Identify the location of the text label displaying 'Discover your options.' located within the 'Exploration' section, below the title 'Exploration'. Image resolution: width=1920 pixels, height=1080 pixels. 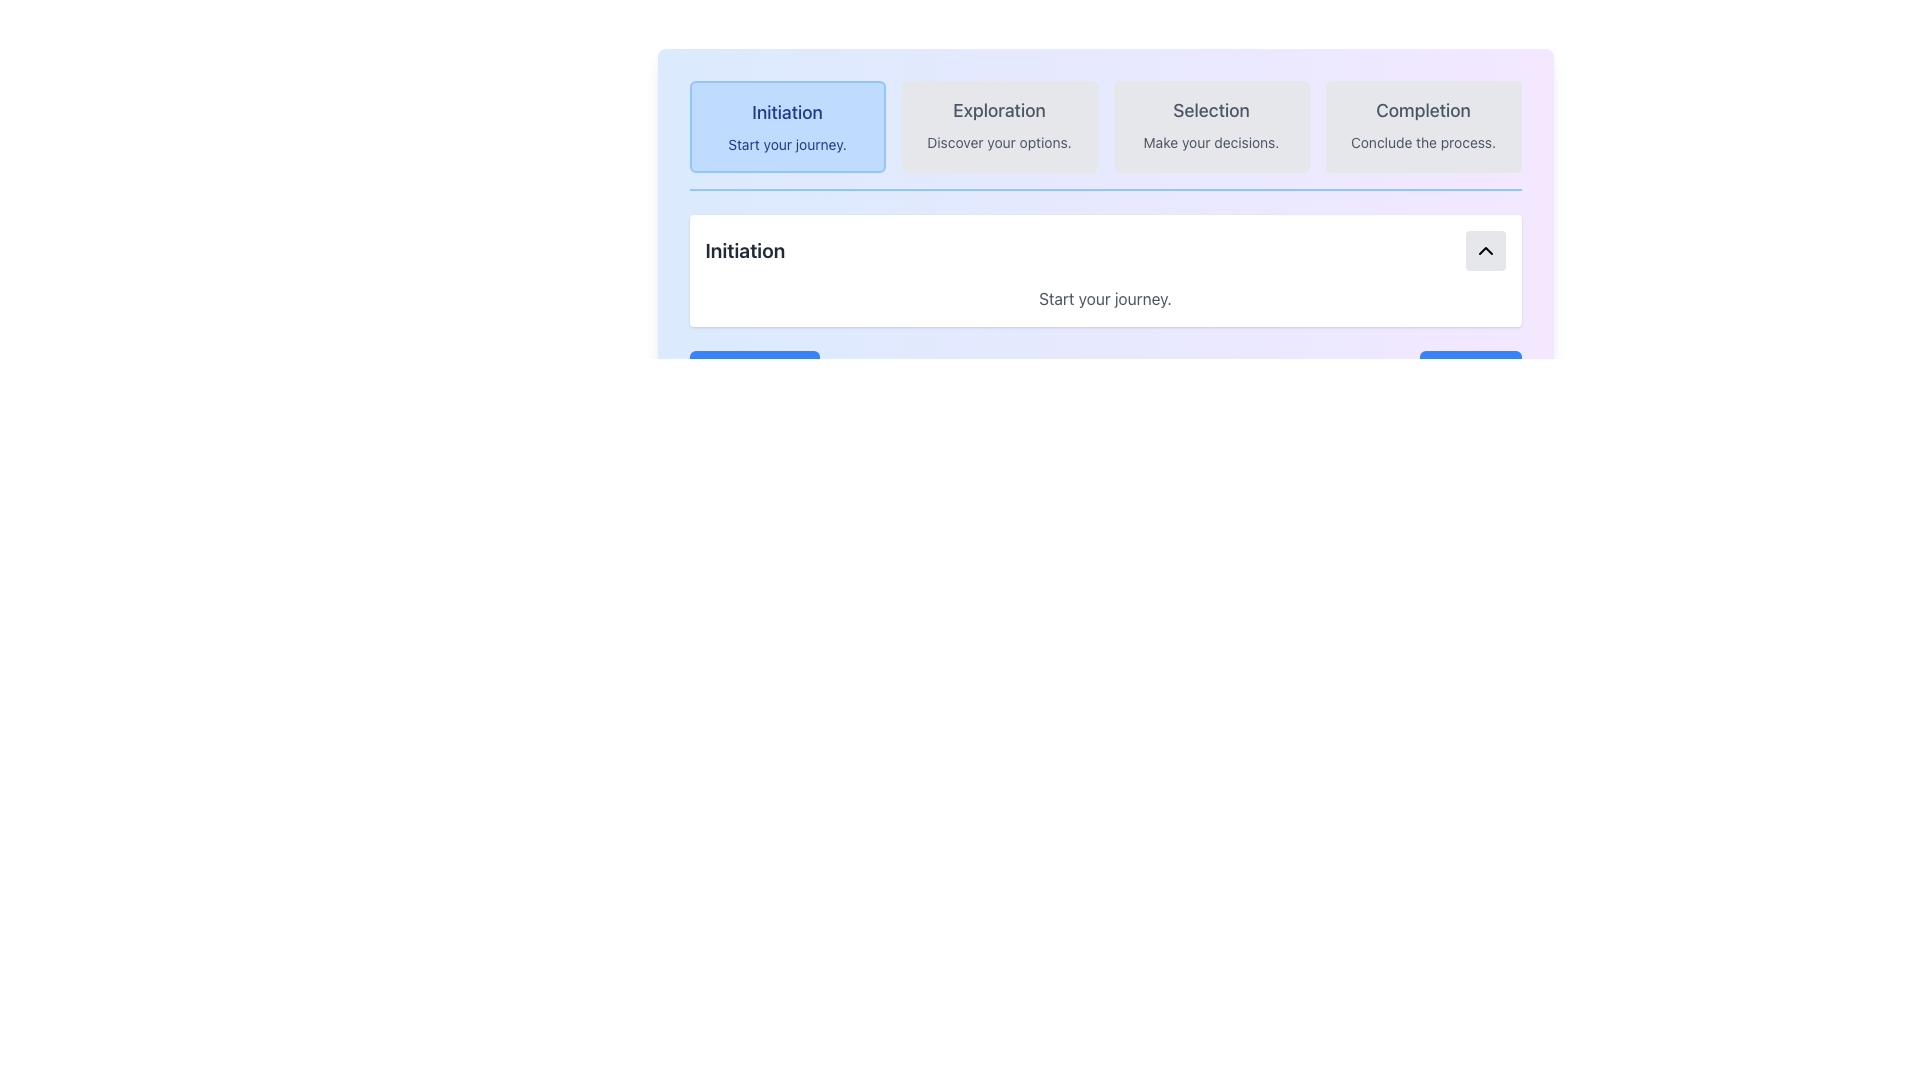
(999, 141).